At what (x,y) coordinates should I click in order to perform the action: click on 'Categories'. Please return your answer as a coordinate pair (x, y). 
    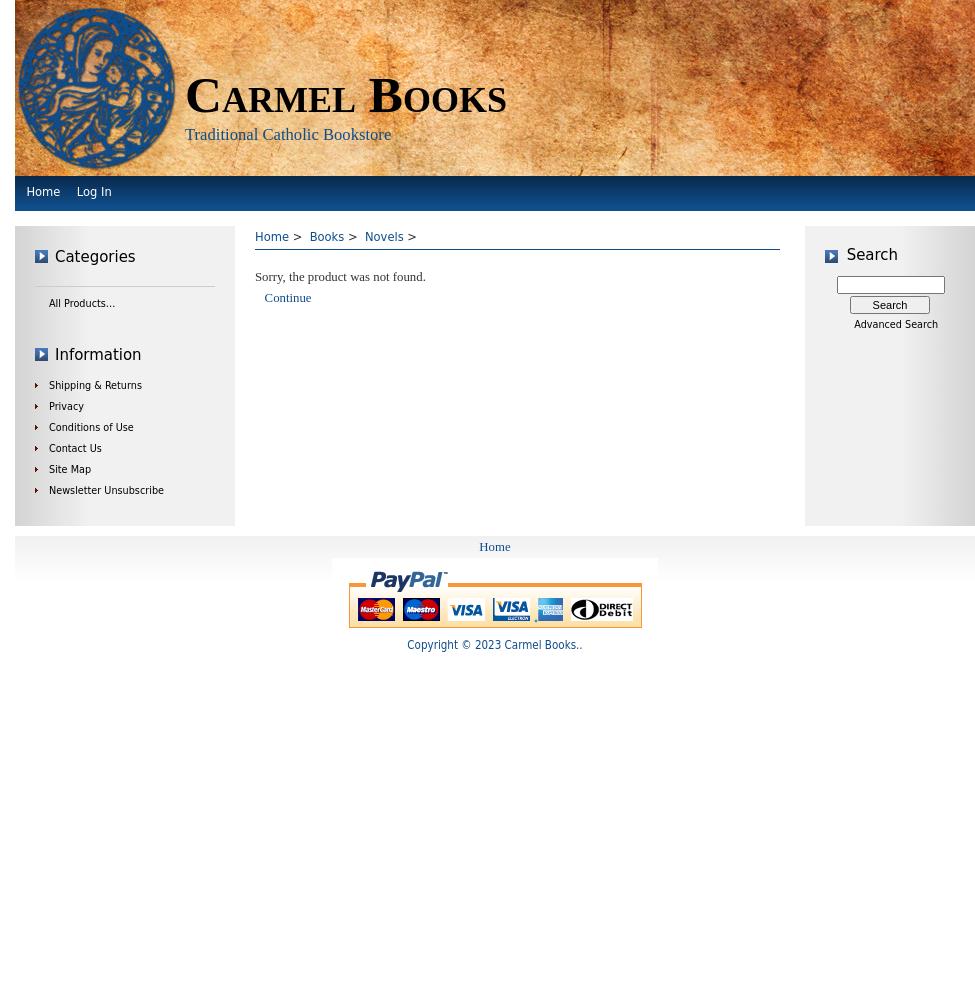
    Looking at the image, I should click on (94, 256).